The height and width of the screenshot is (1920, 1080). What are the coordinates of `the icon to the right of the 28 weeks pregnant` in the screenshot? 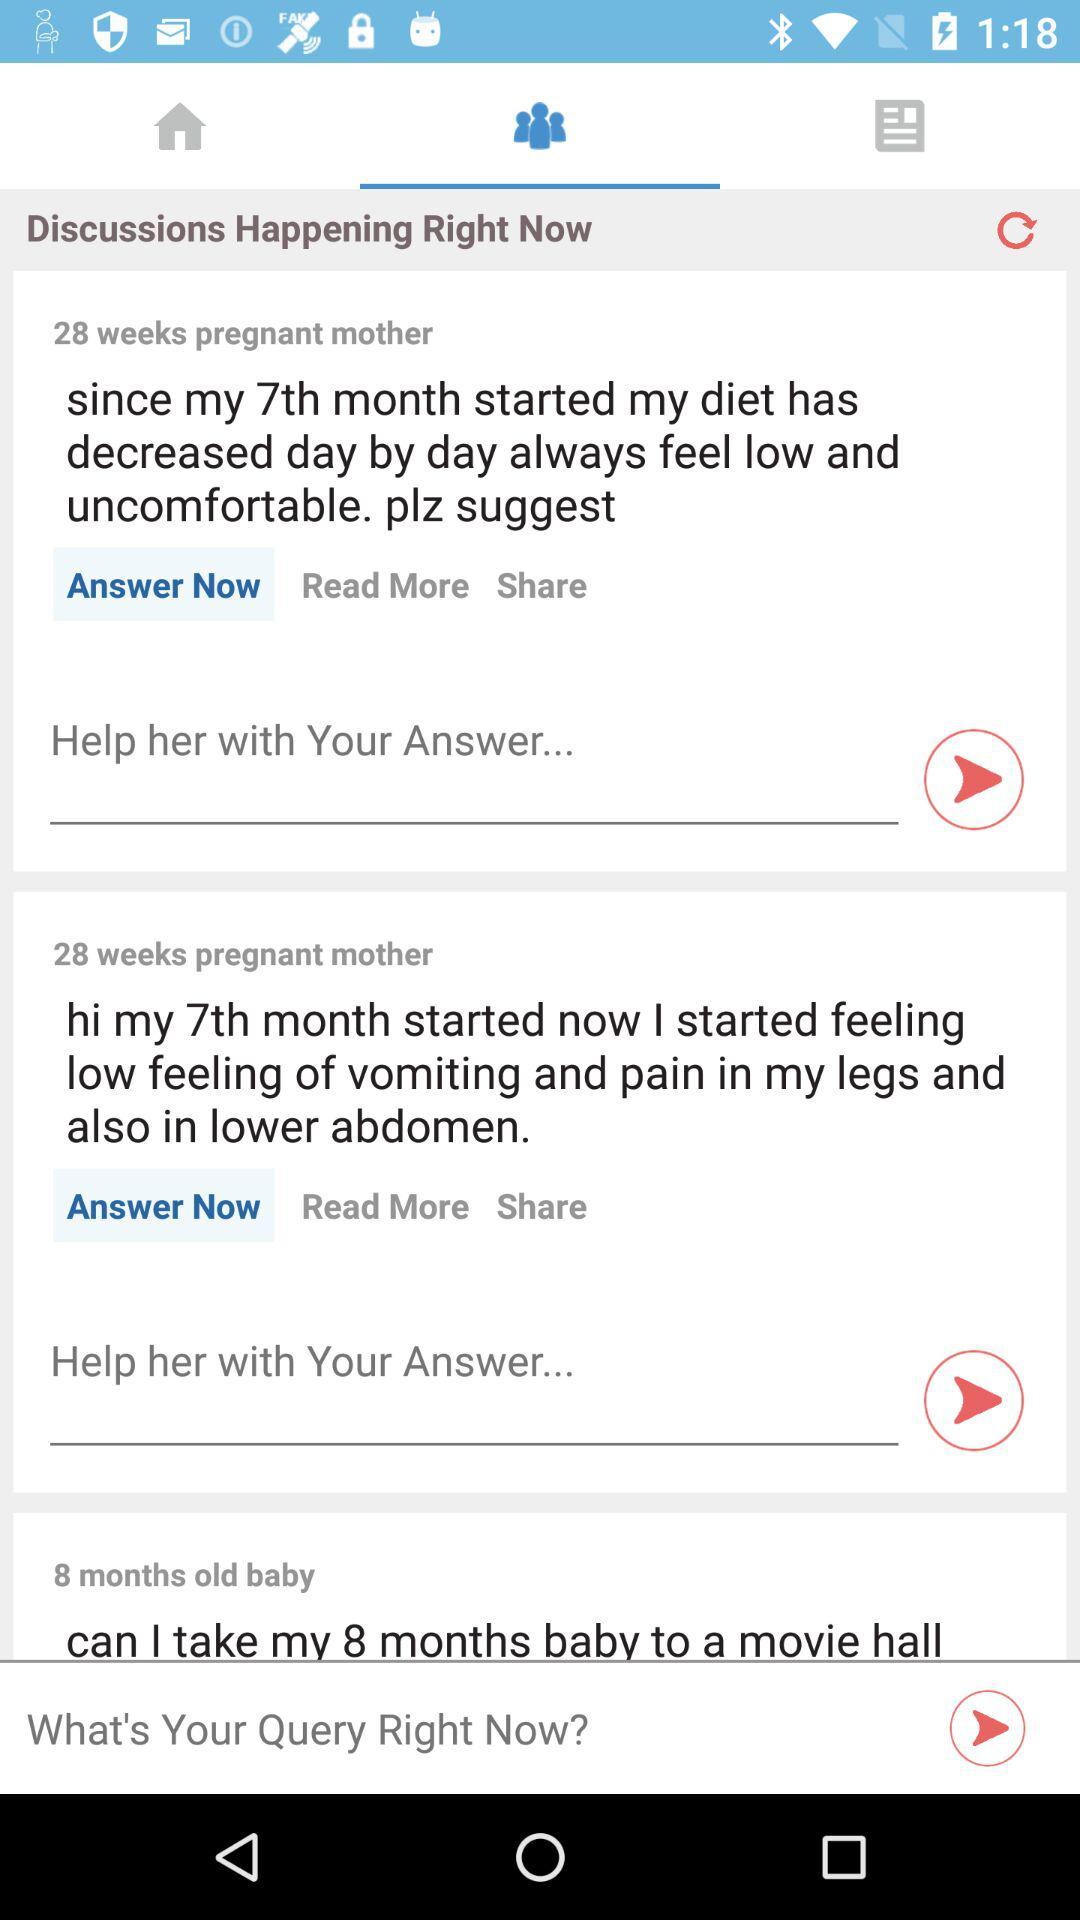 It's located at (743, 930).